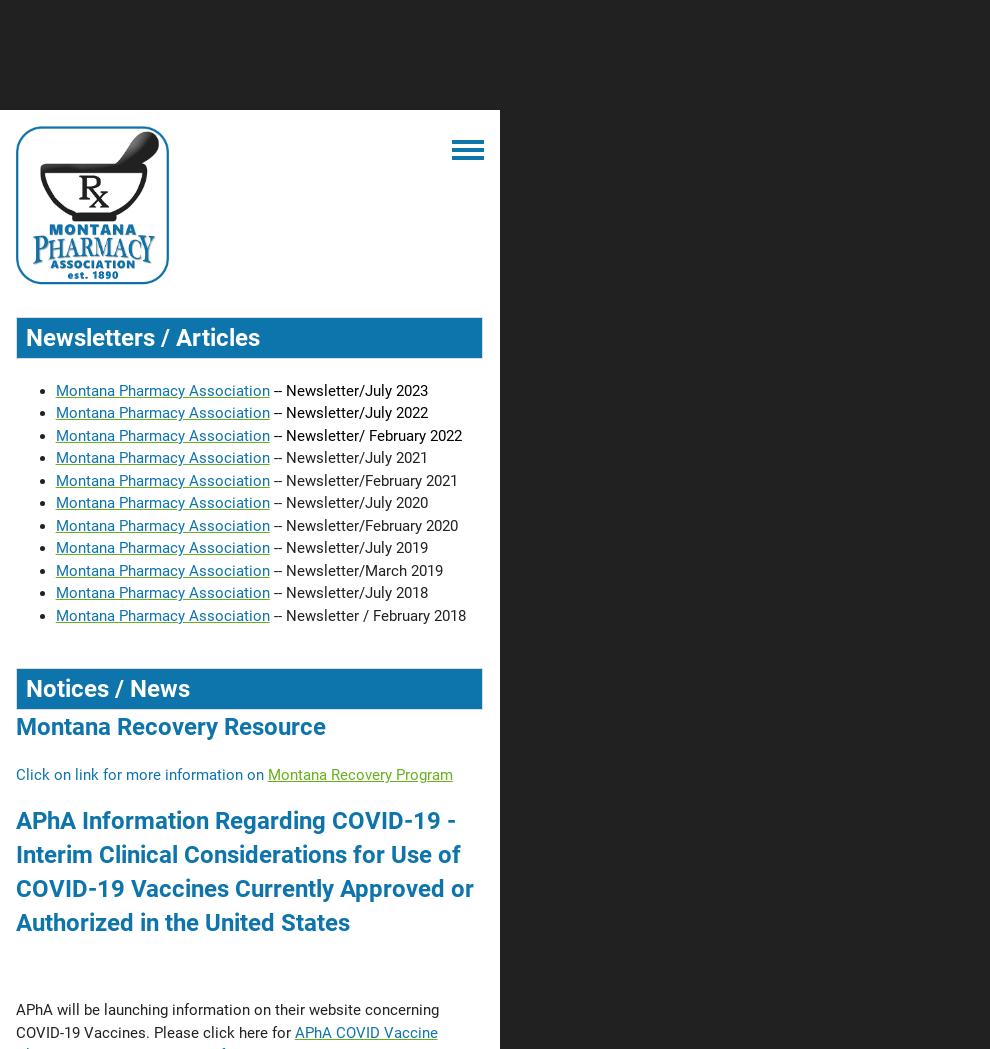  I want to click on '-- Newsletter/July 2023', so click(346, 390).